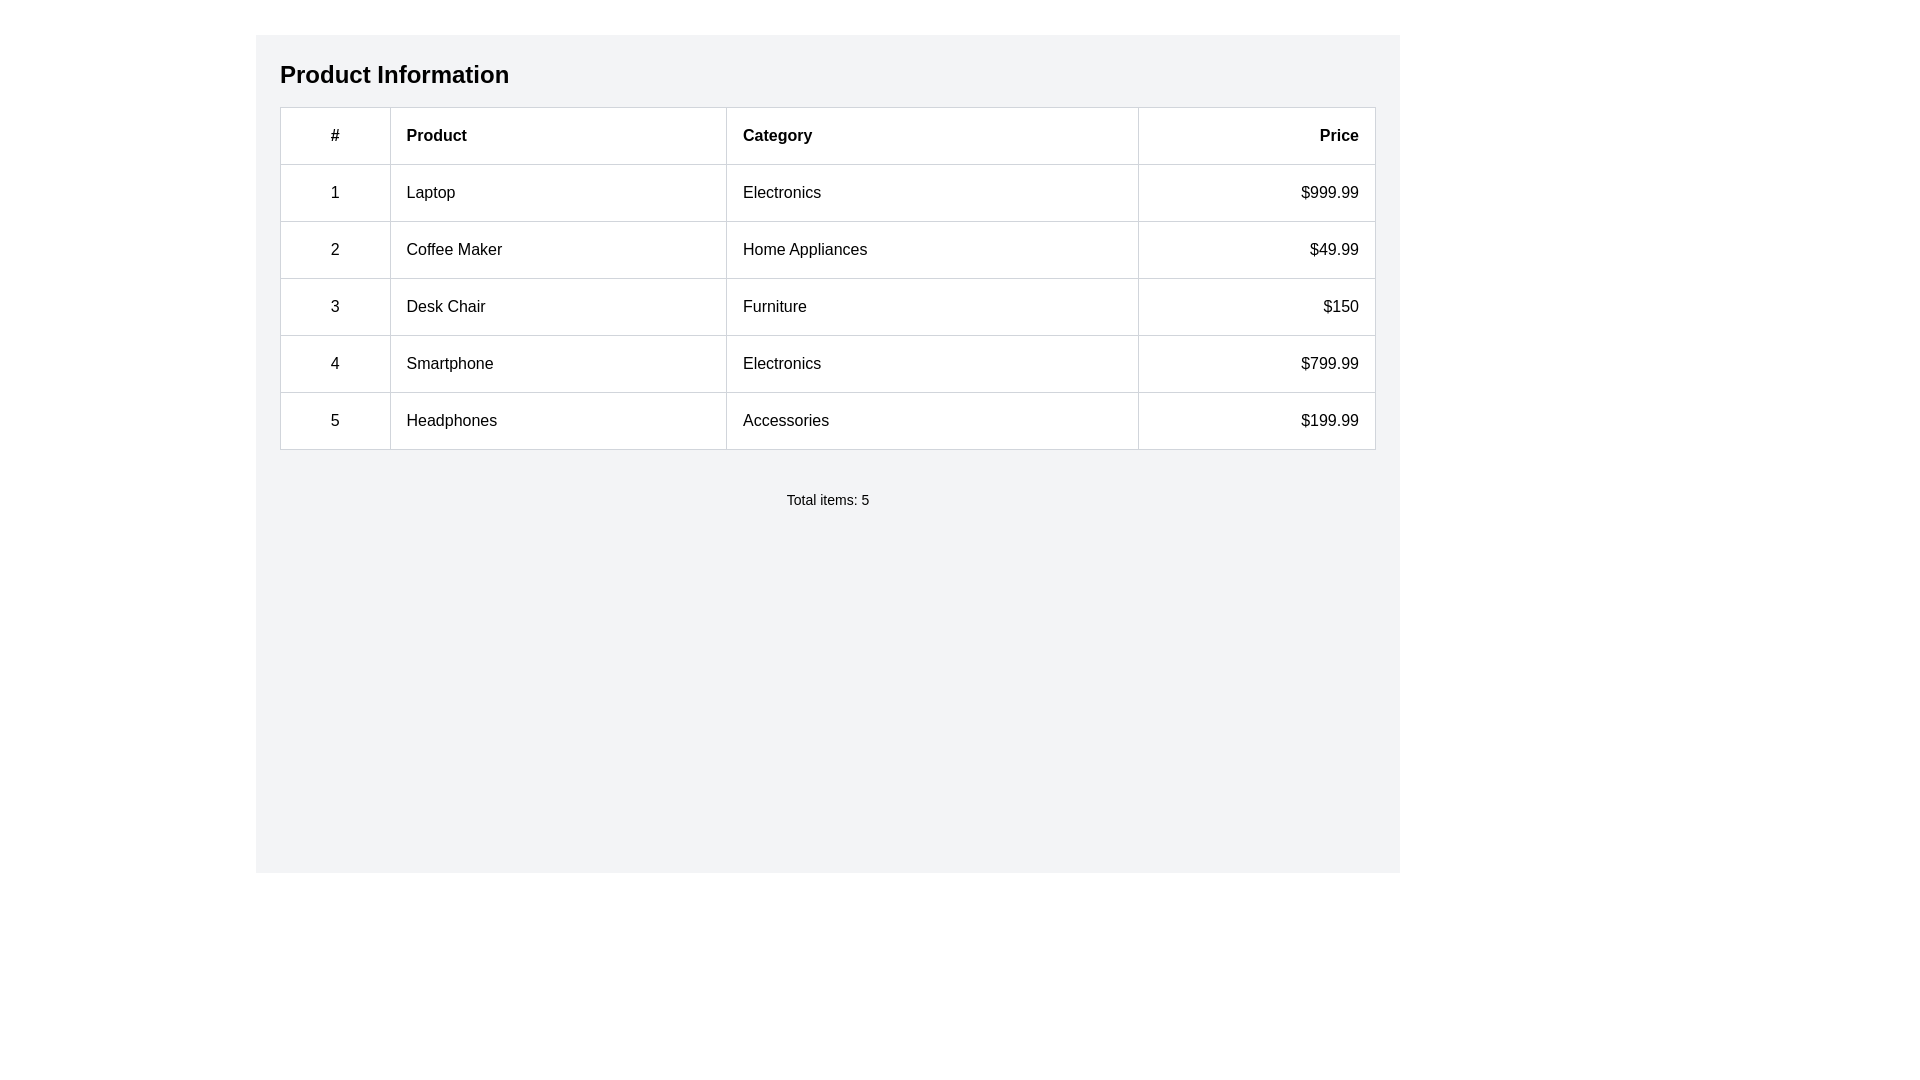 Image resolution: width=1920 pixels, height=1080 pixels. What do you see at coordinates (828, 249) in the screenshot?
I see `the second row in the 'Product Information' table that displays product details including 'Coffee Maker' and its price '$49.99'` at bounding box center [828, 249].